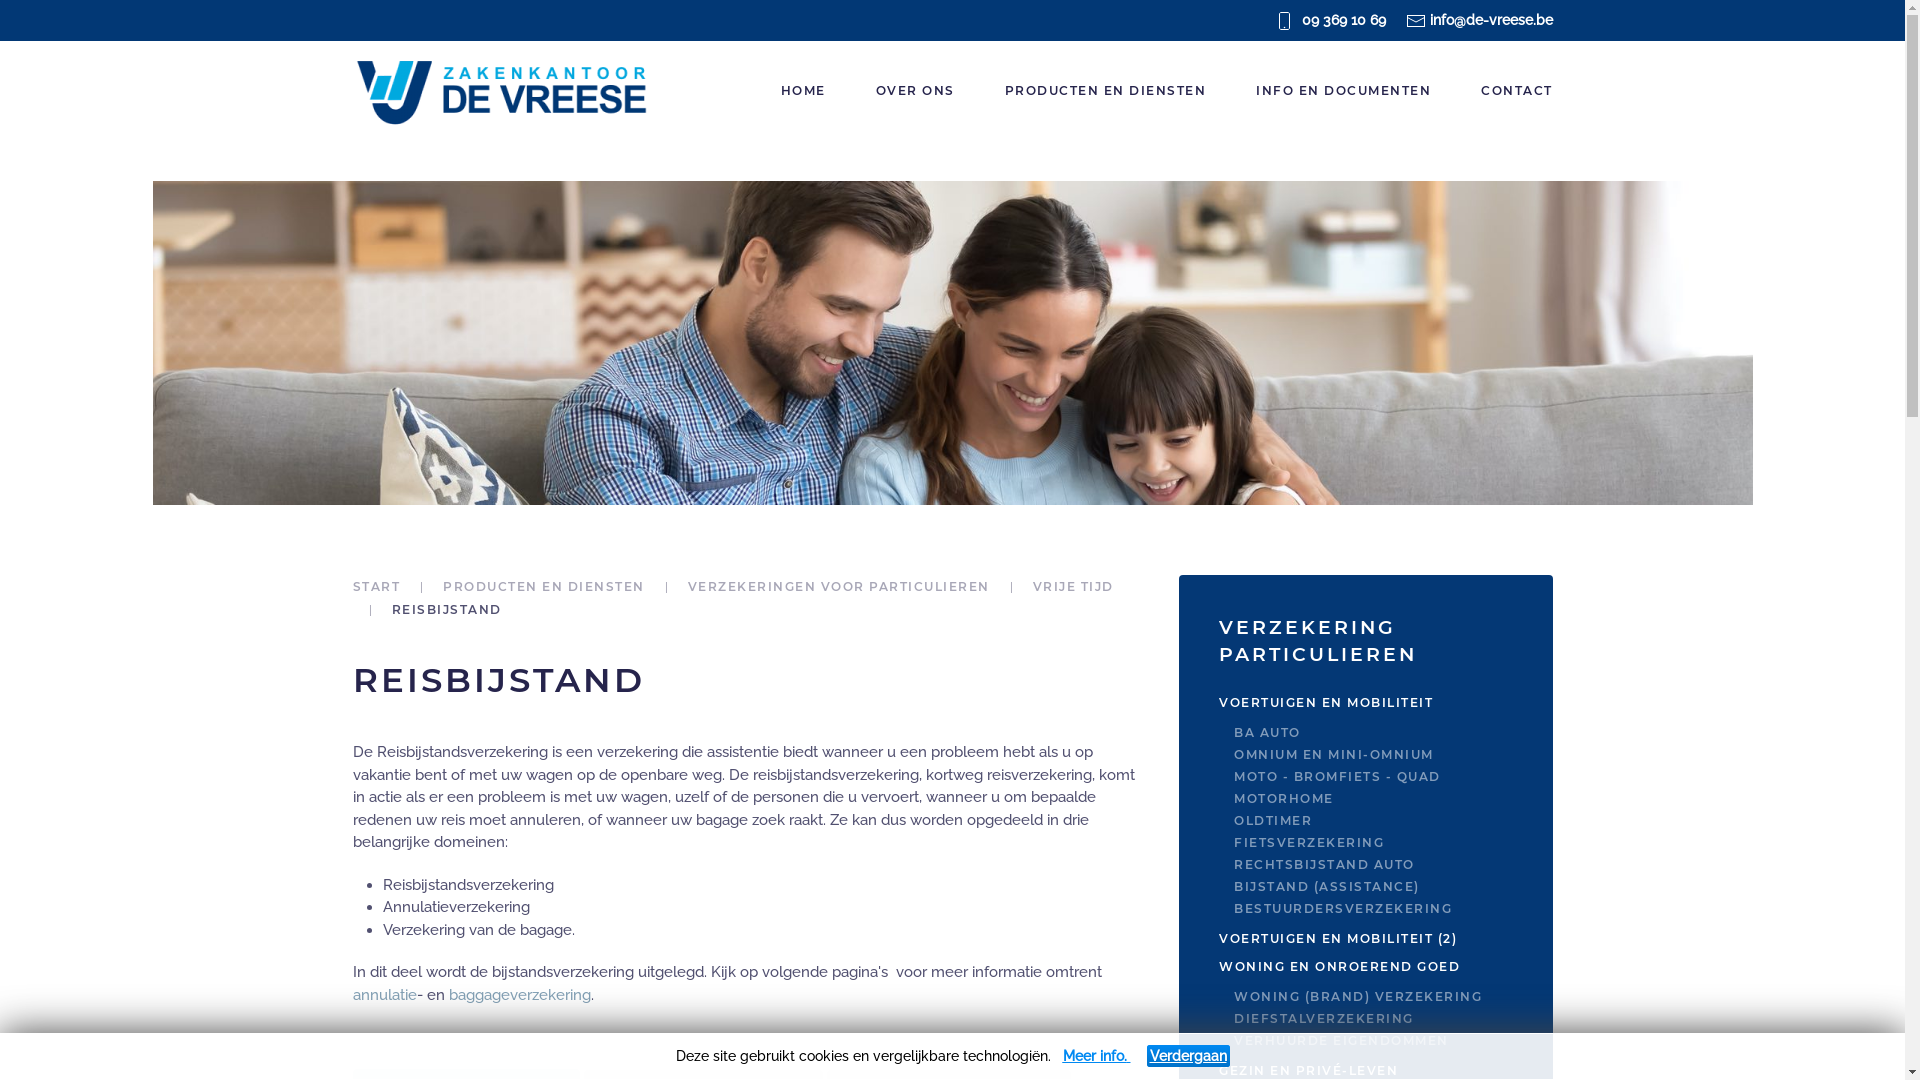 This screenshot has width=1920, height=1080. What do you see at coordinates (1232, 775) in the screenshot?
I see `'MOTO - BROMFIETS - QUAD'` at bounding box center [1232, 775].